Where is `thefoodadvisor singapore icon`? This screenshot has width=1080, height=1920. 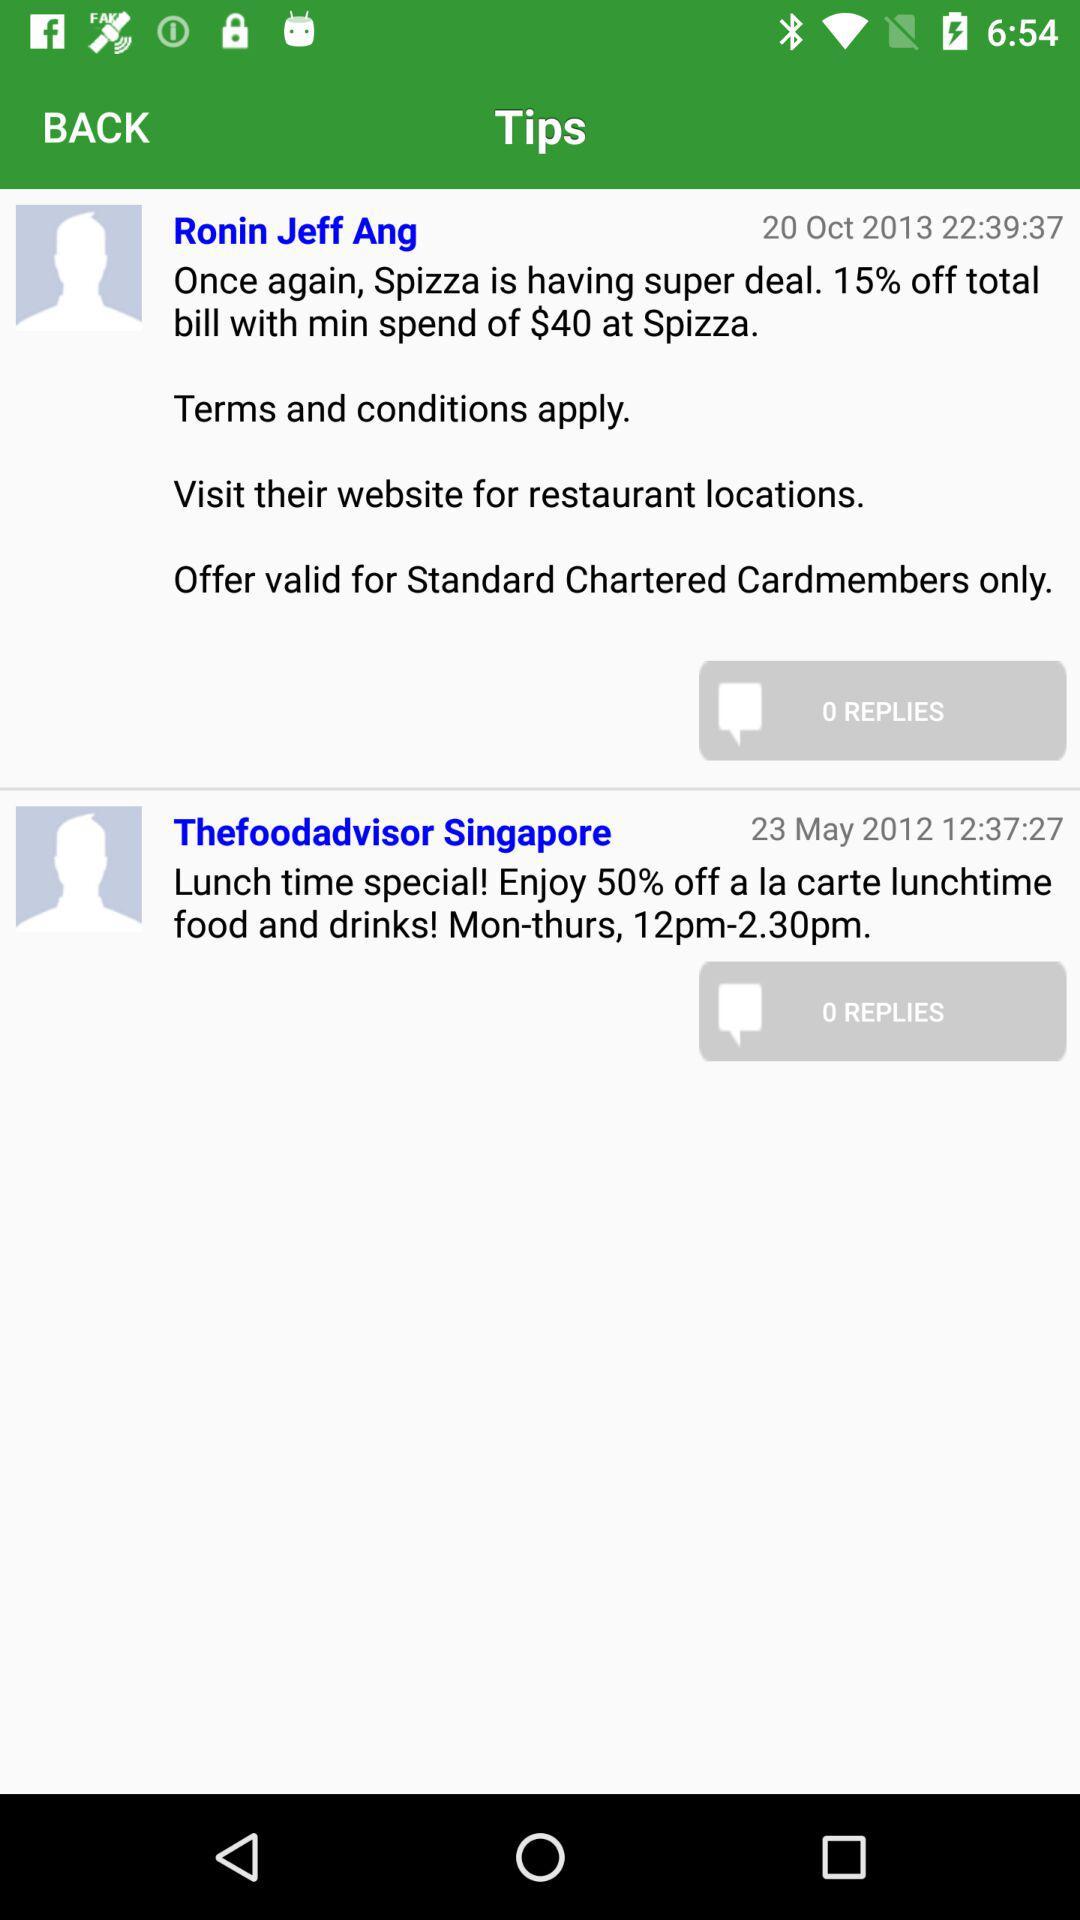 thefoodadvisor singapore icon is located at coordinates (392, 823).